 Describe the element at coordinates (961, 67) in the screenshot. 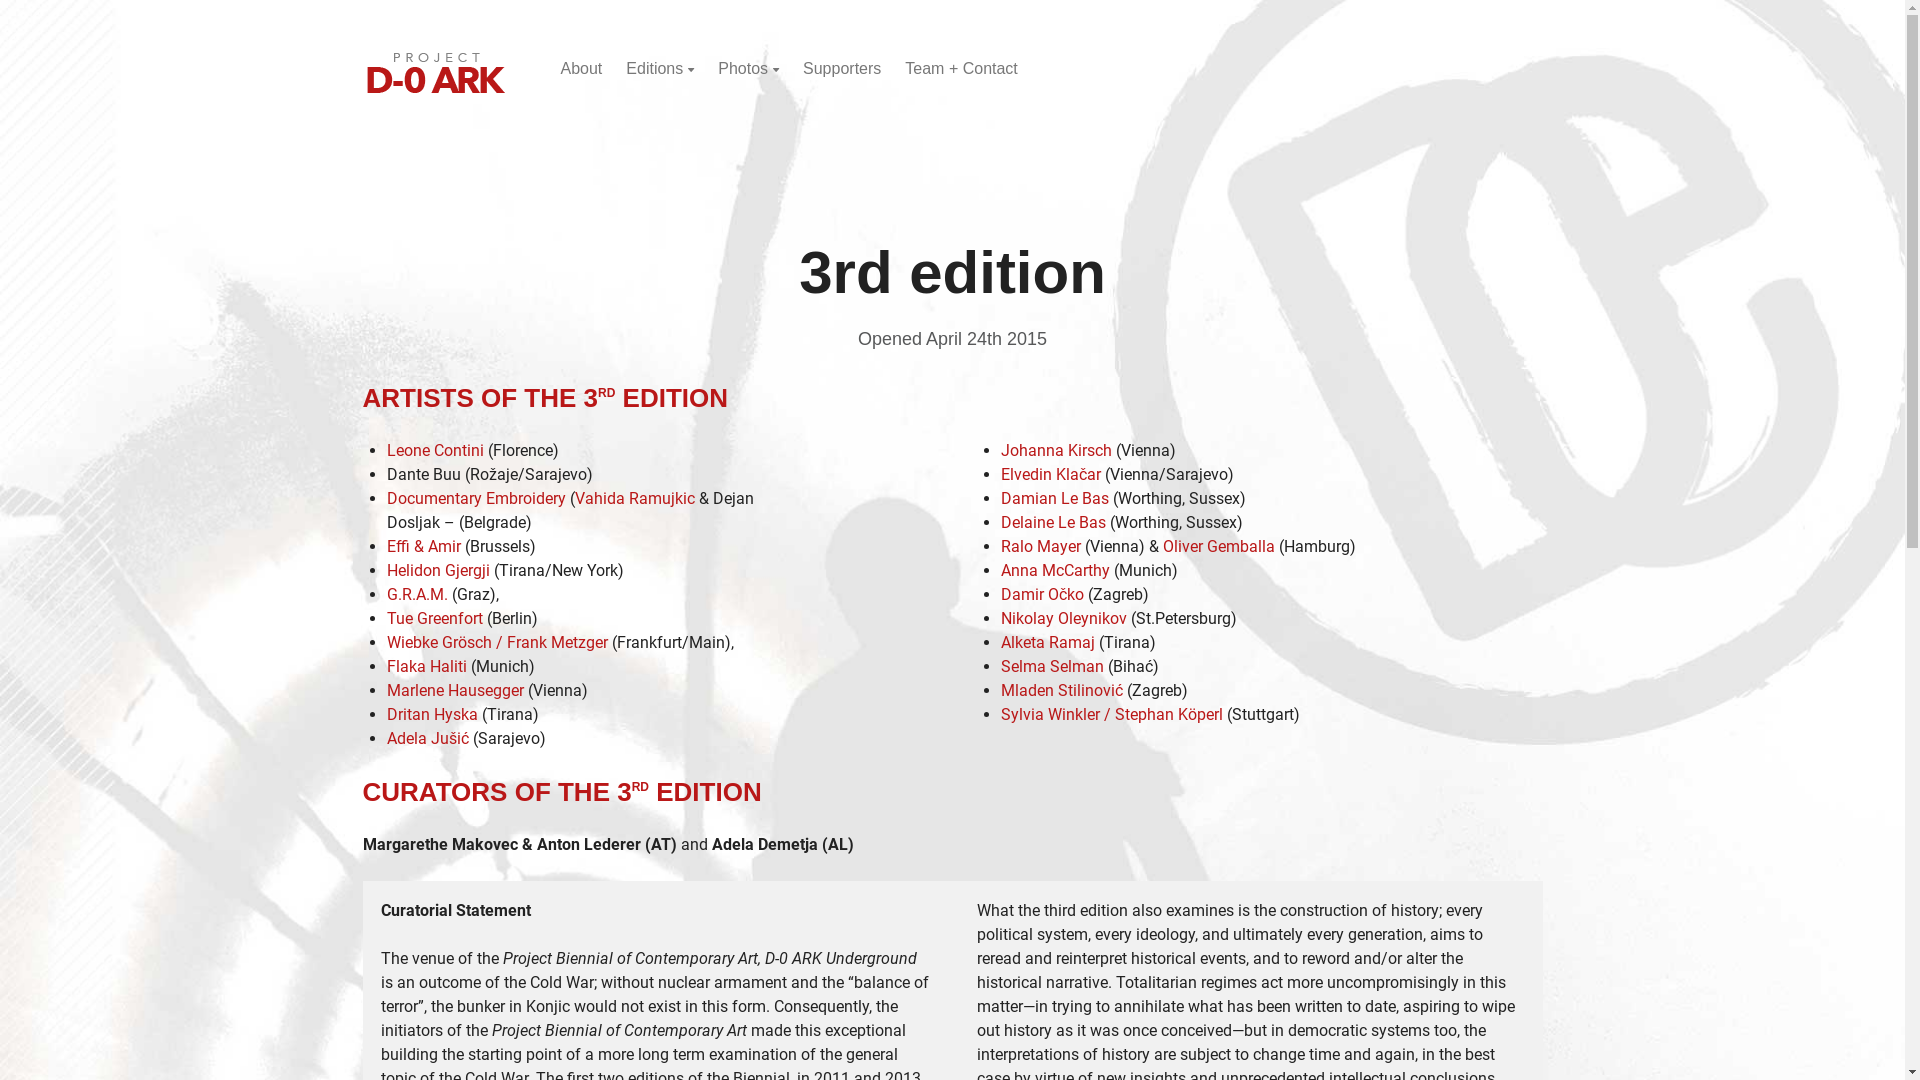

I see `'Team + Contact'` at that location.